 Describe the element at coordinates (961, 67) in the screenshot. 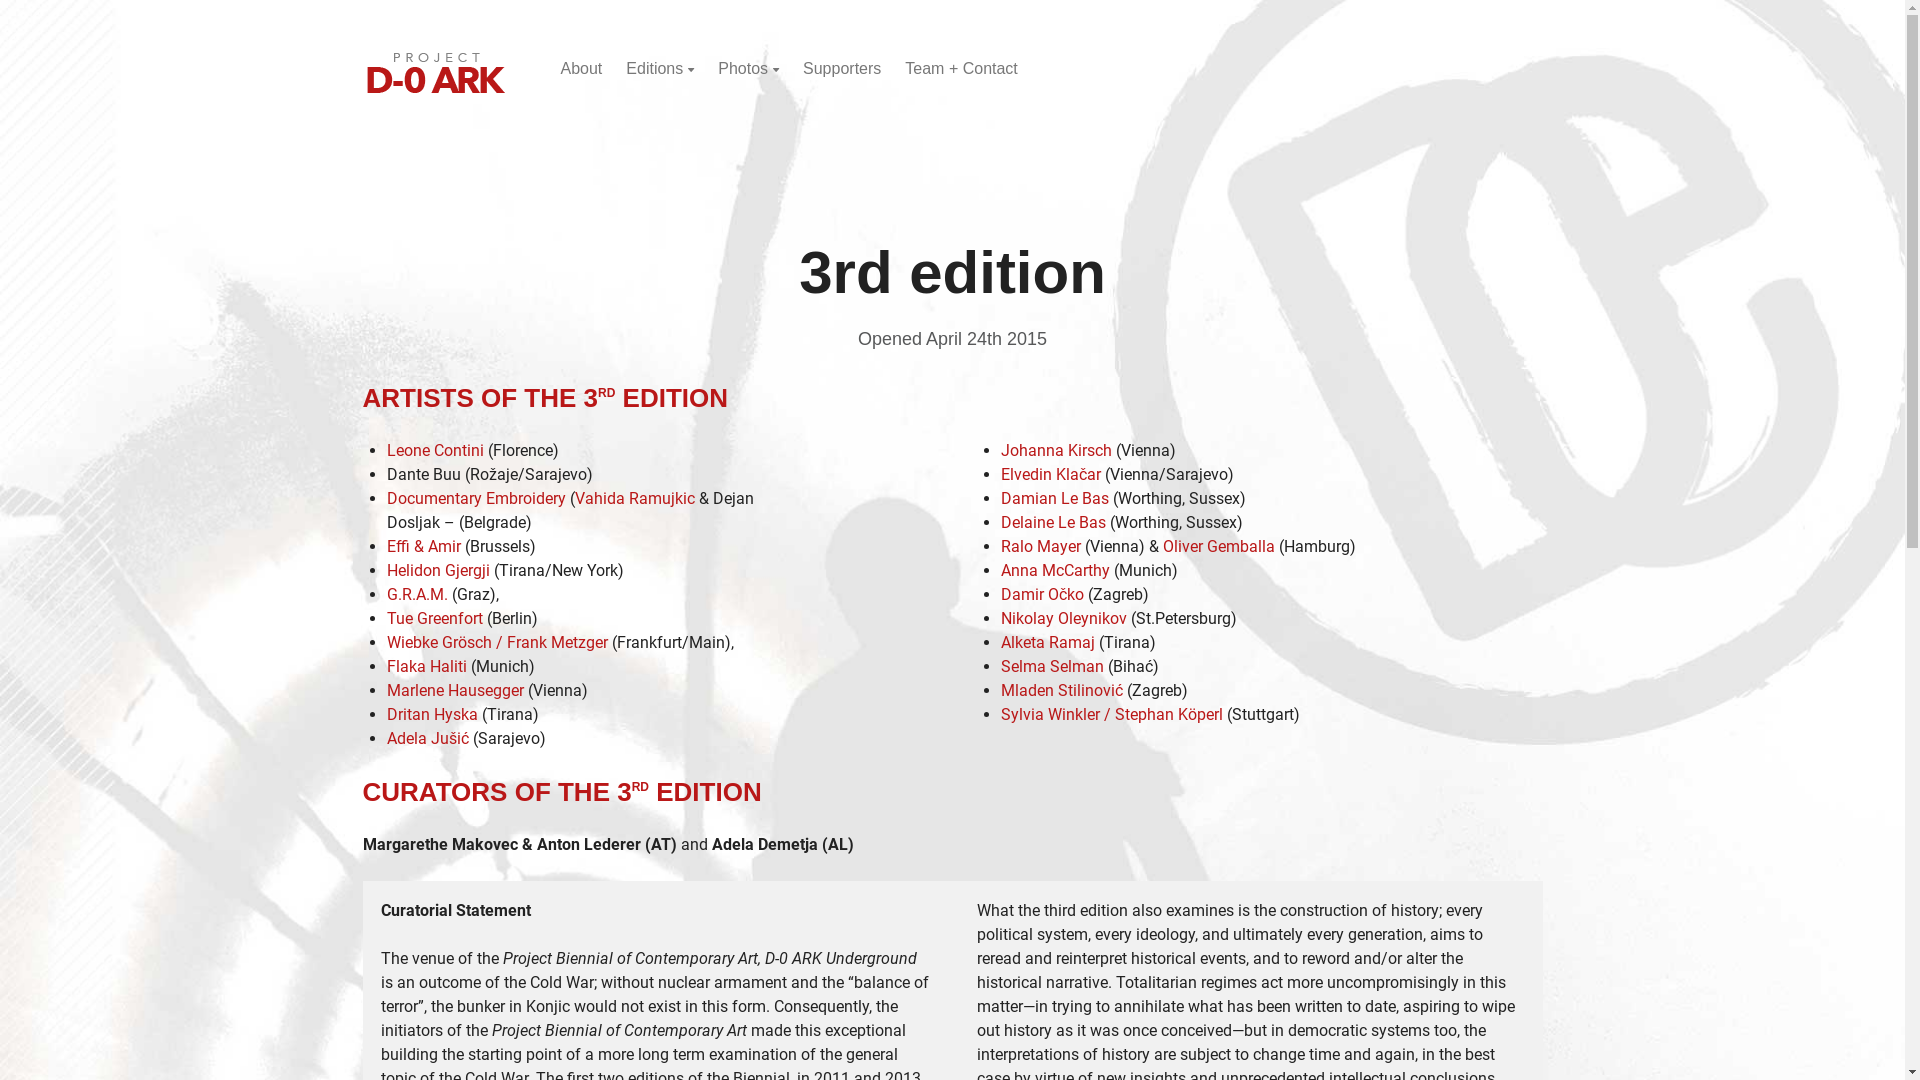

I see `'Team + Contact'` at that location.